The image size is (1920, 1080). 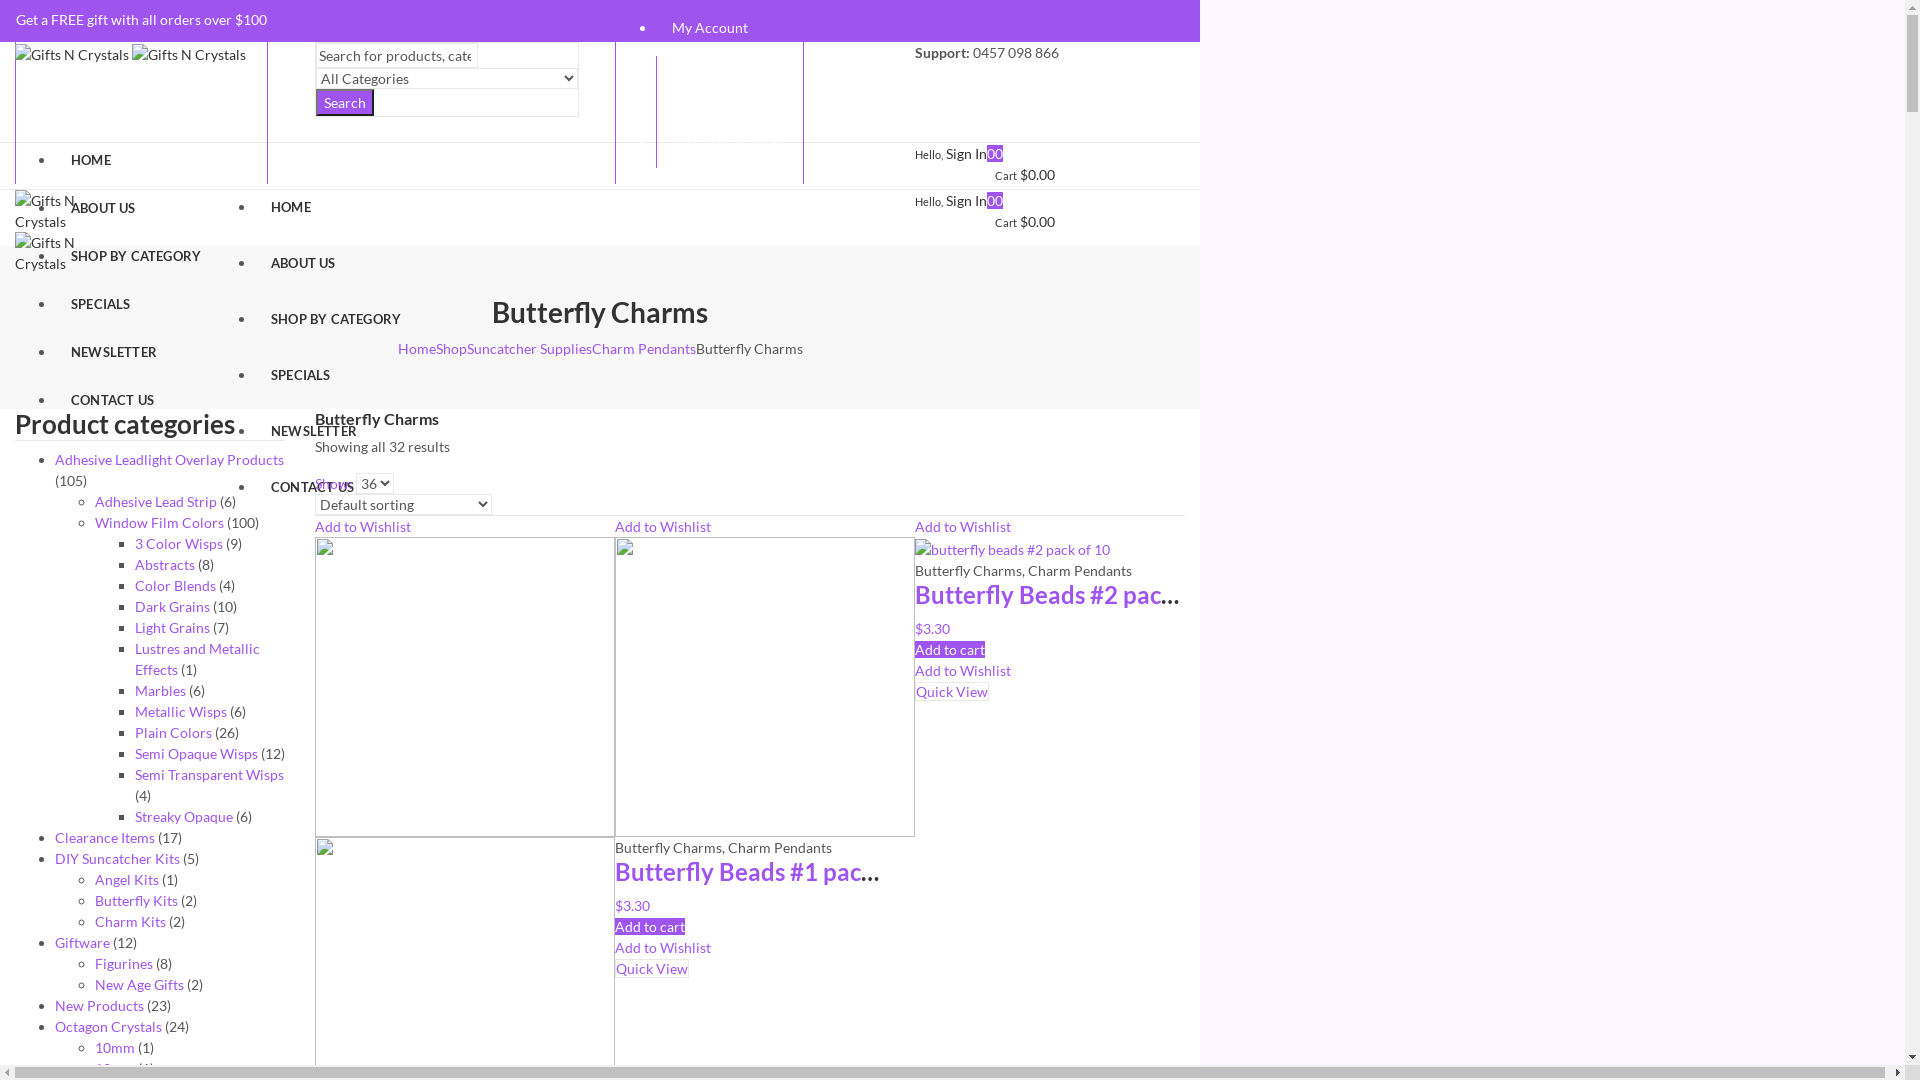 What do you see at coordinates (81, 942) in the screenshot?
I see `'Giftware'` at bounding box center [81, 942].